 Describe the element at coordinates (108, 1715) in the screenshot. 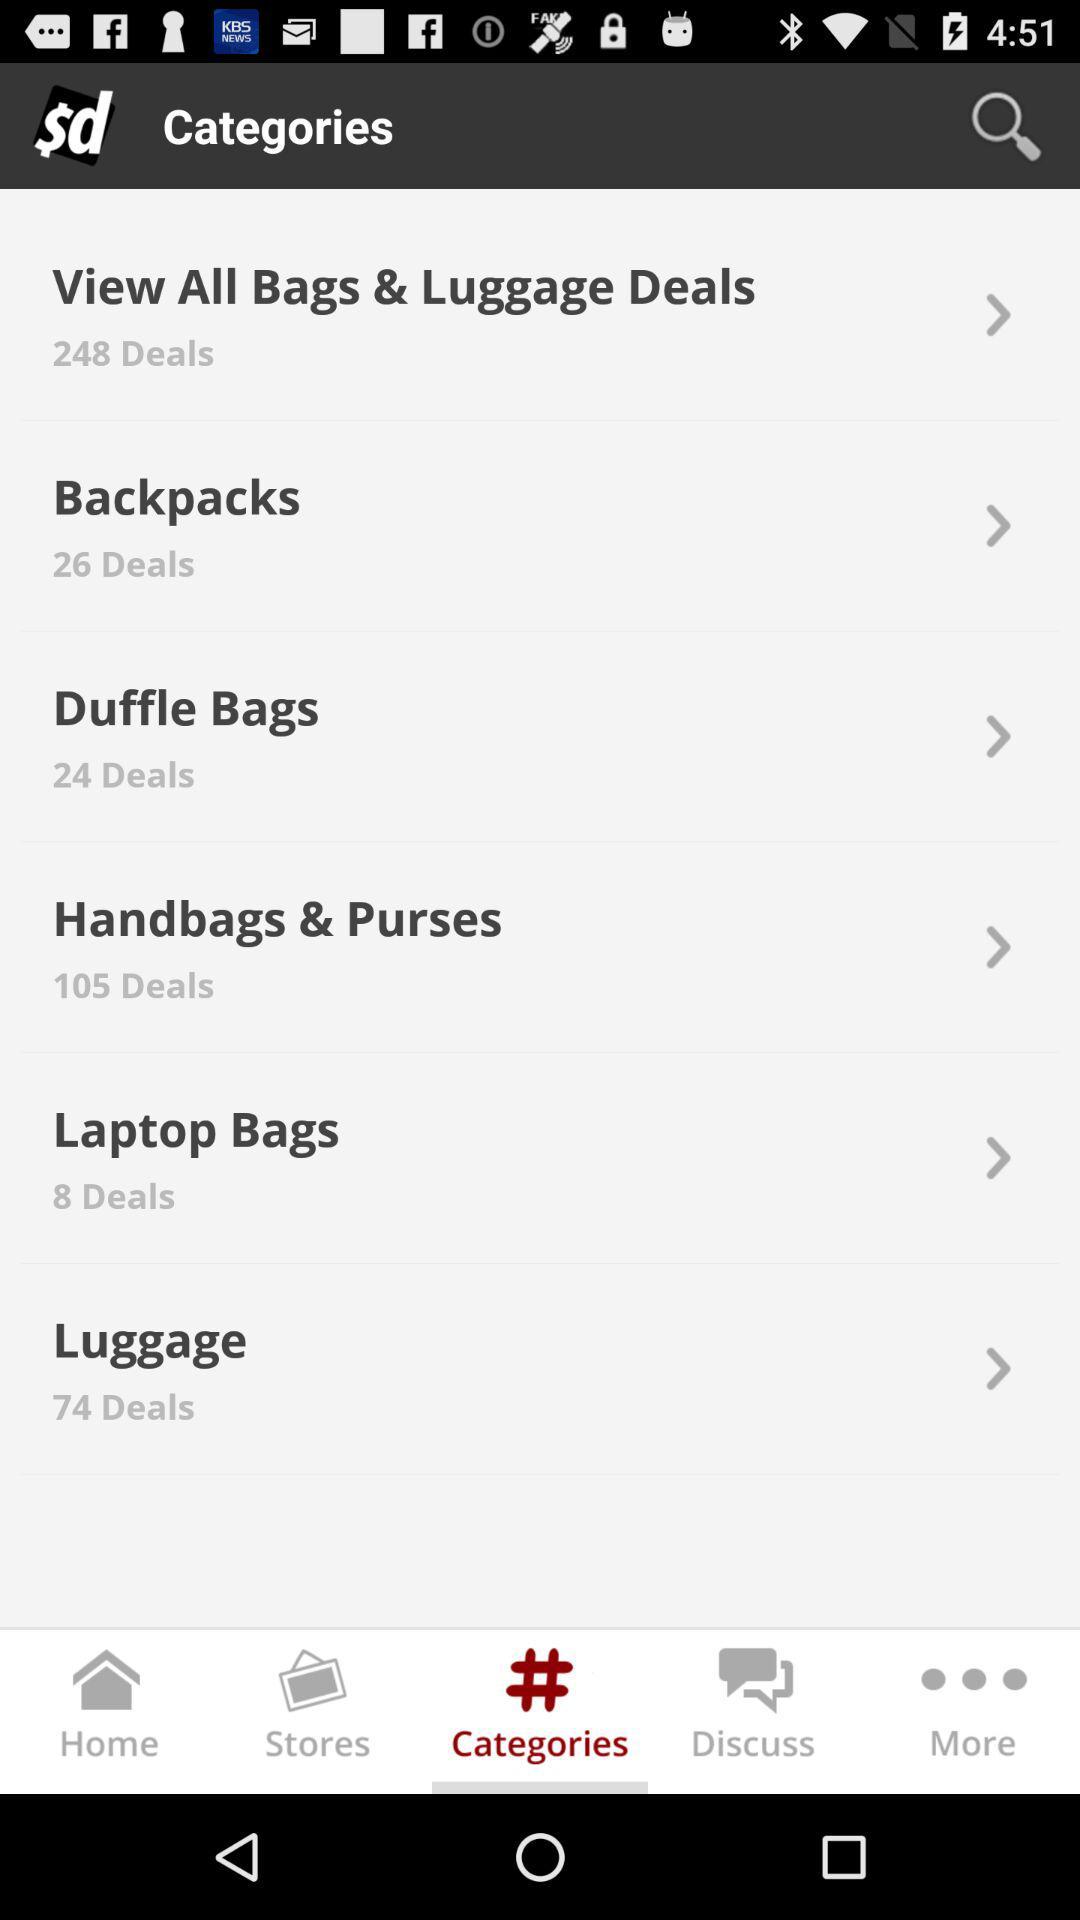

I see `home page` at that location.